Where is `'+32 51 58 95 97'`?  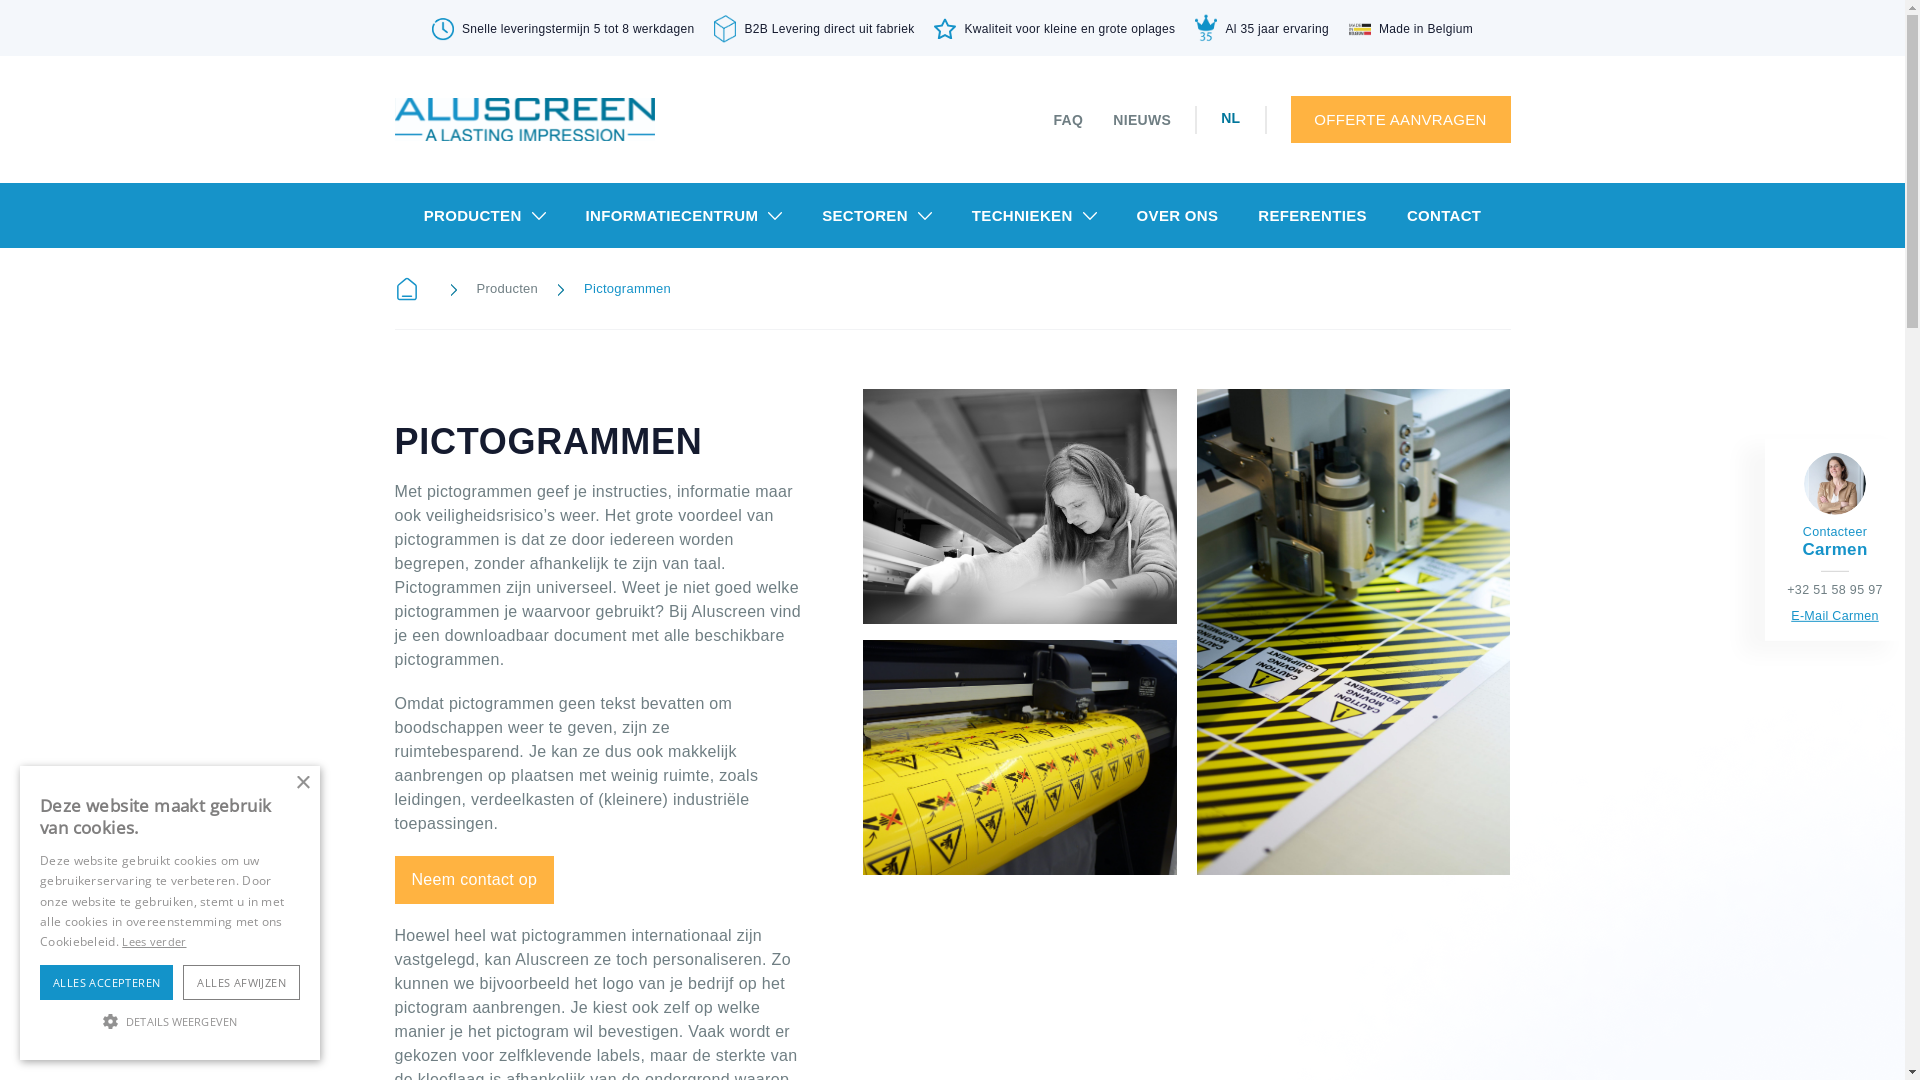
'+32 51 58 95 97' is located at coordinates (1834, 589).